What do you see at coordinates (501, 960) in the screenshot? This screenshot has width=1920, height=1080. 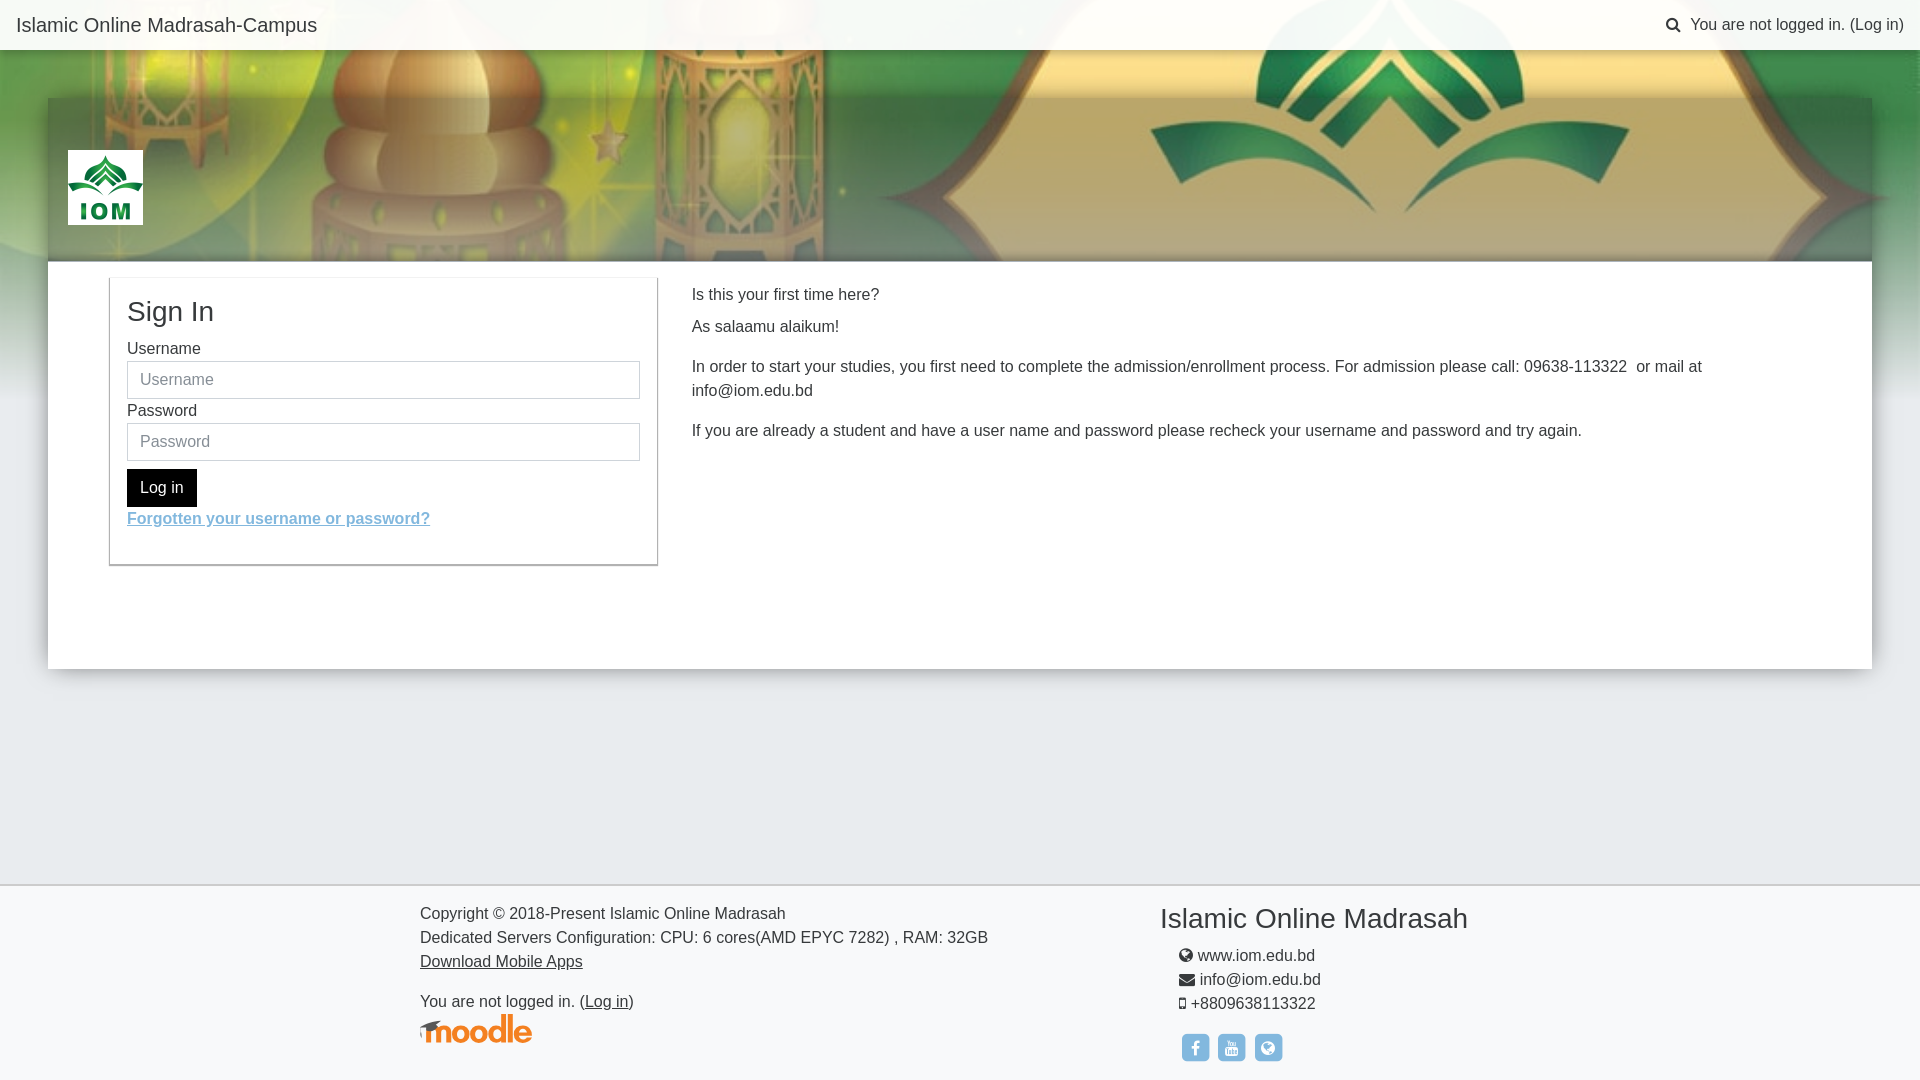 I see `'Download Mobile Apps'` at bounding box center [501, 960].